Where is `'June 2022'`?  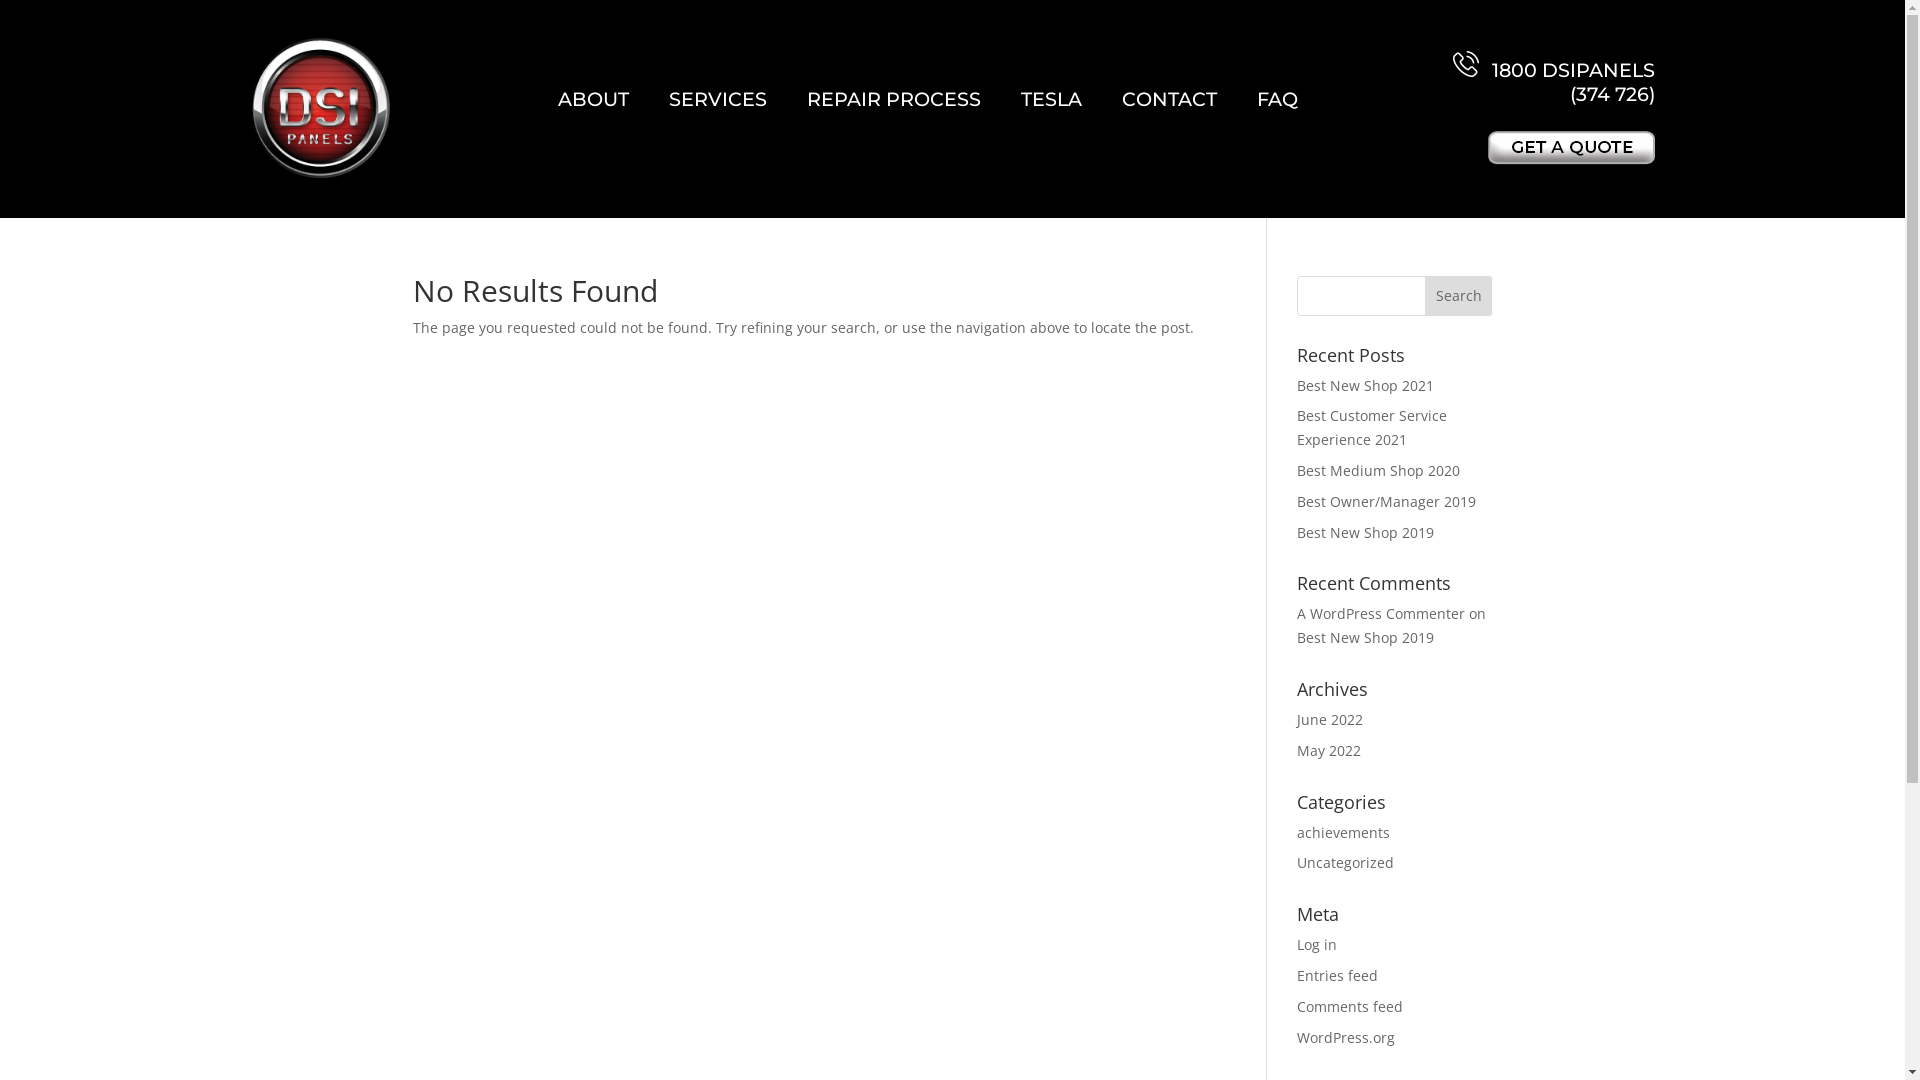 'June 2022' is located at coordinates (1329, 718).